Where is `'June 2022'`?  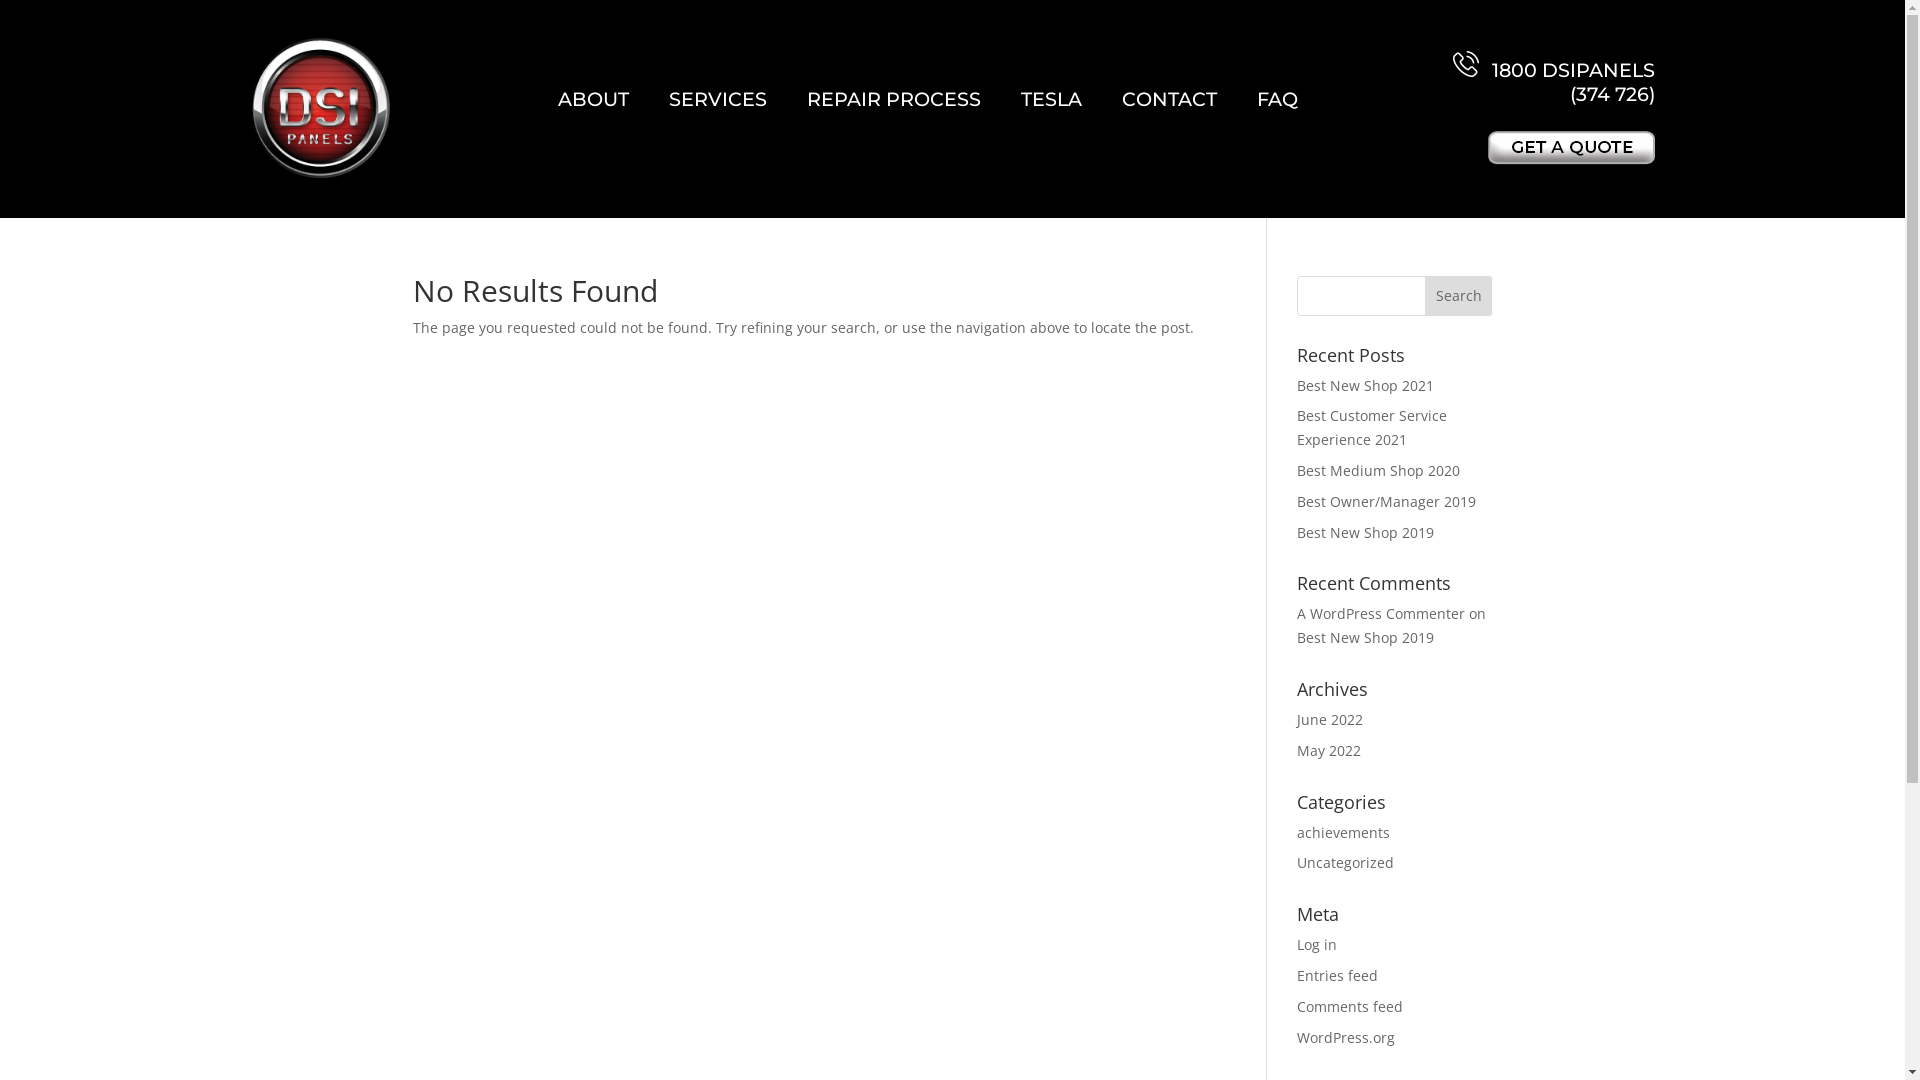 'June 2022' is located at coordinates (1329, 718).